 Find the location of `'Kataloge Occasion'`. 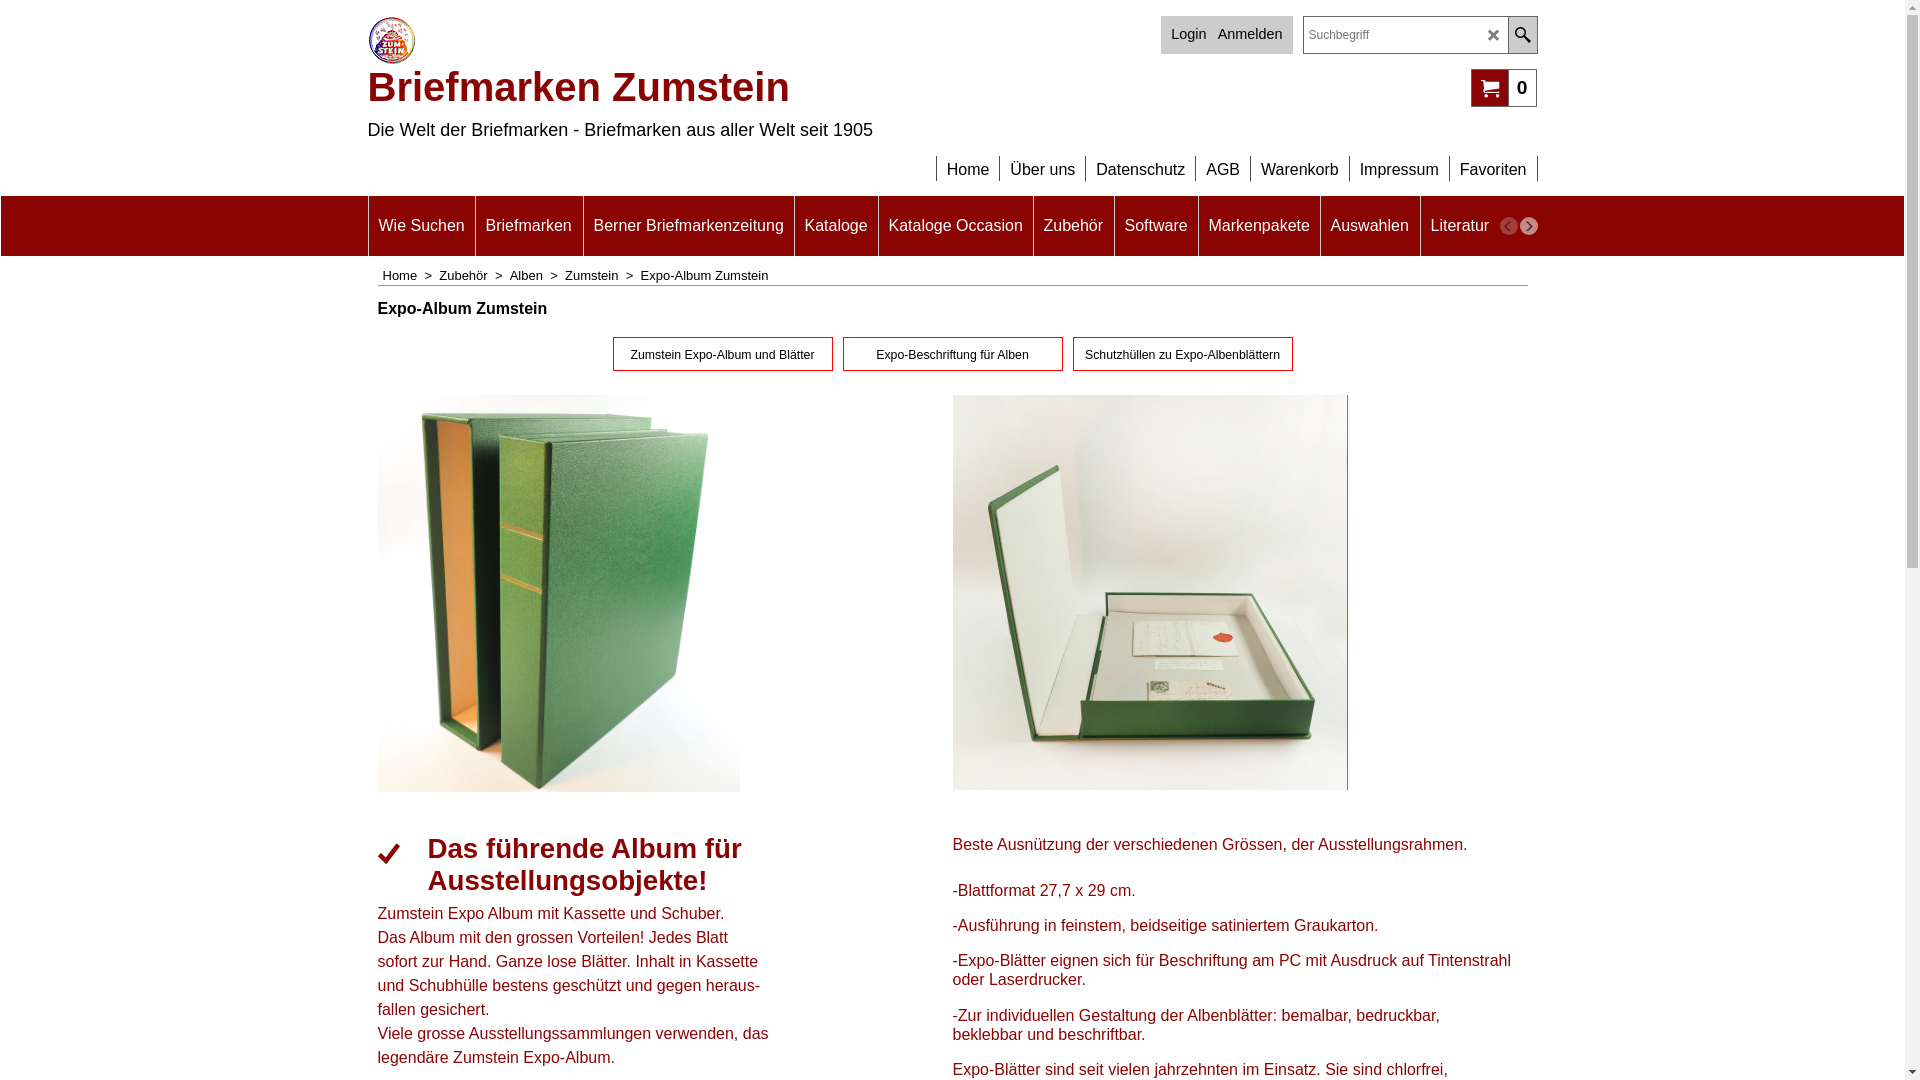

'Kataloge Occasion' is located at coordinates (954, 225).